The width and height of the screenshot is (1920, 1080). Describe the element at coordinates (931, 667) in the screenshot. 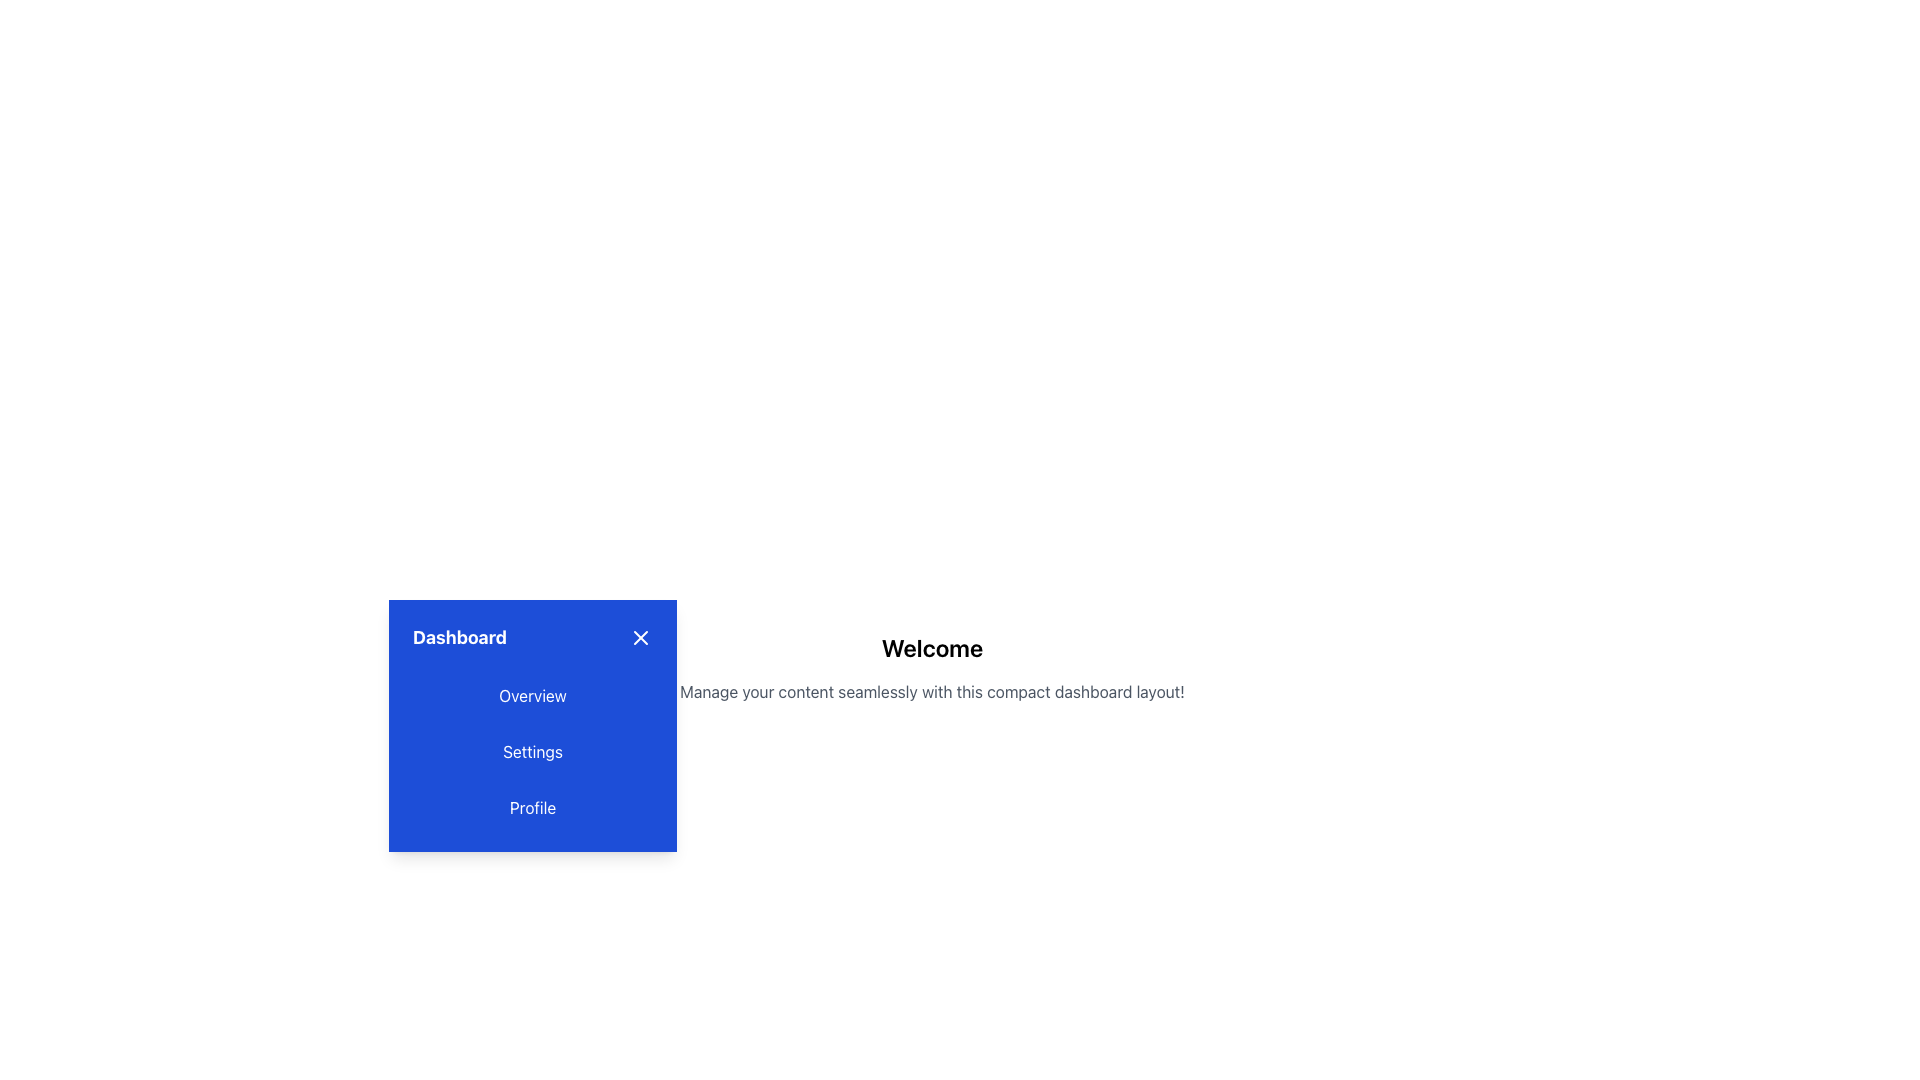

I see `the text element that contains the bold heading 'Welcome' and the description 'Manage your content seamlessly with this compact dashboard layout!'` at that location.